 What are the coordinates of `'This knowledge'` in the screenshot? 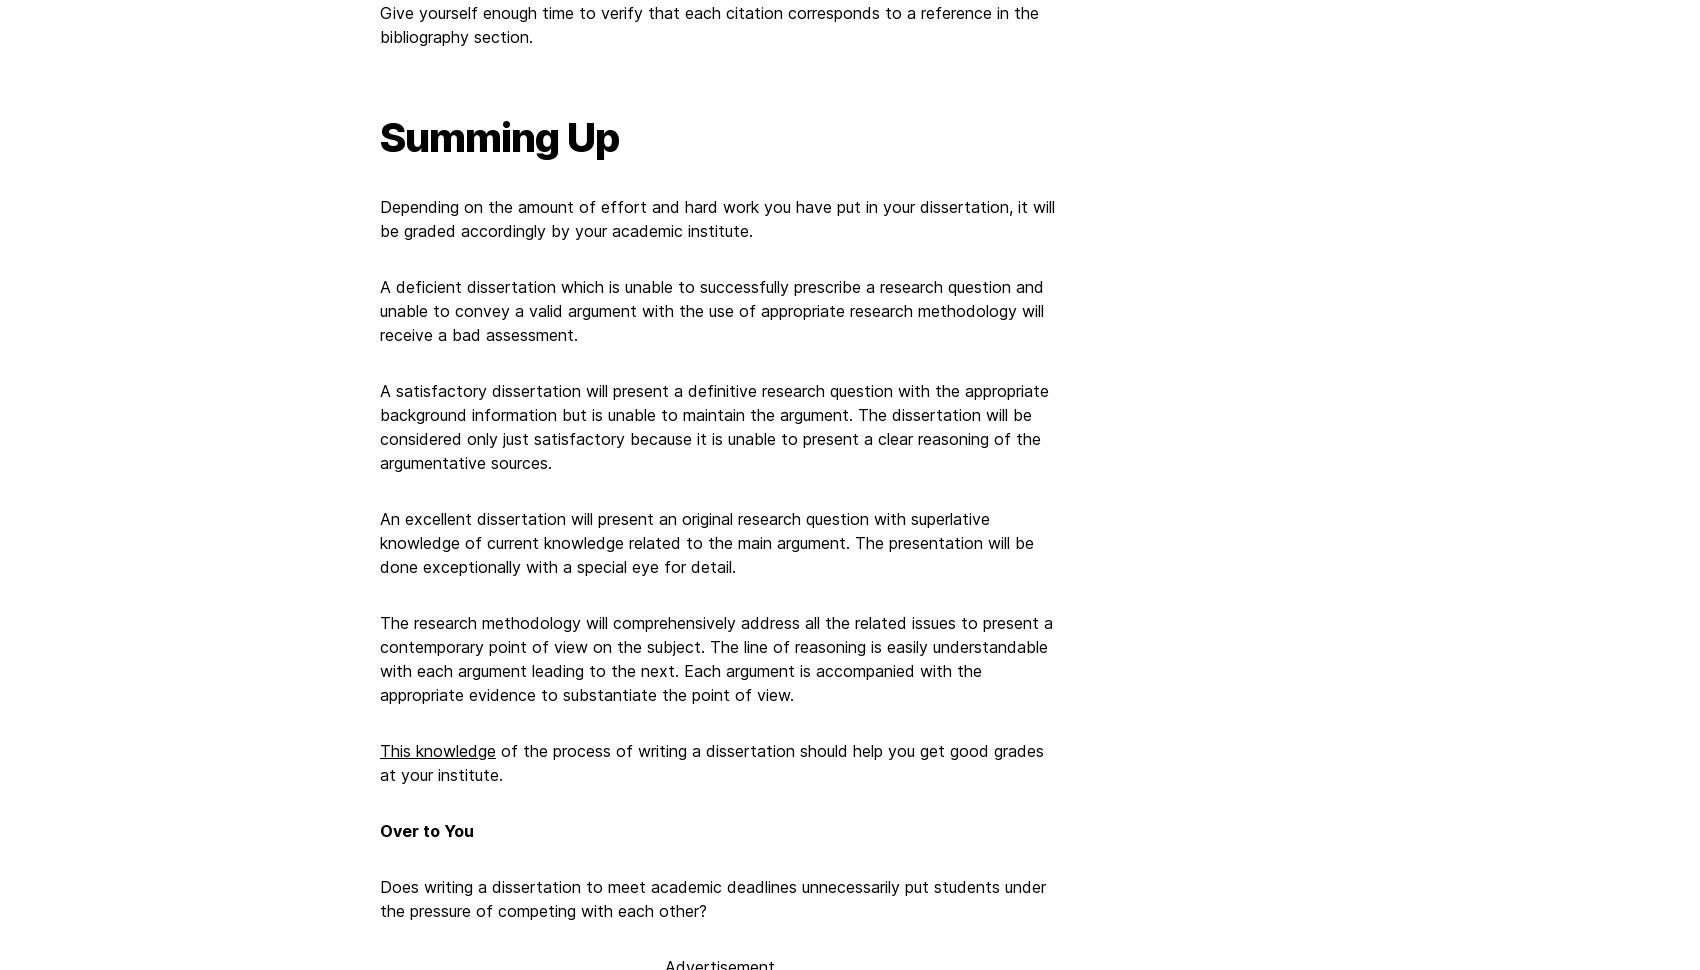 It's located at (378, 749).